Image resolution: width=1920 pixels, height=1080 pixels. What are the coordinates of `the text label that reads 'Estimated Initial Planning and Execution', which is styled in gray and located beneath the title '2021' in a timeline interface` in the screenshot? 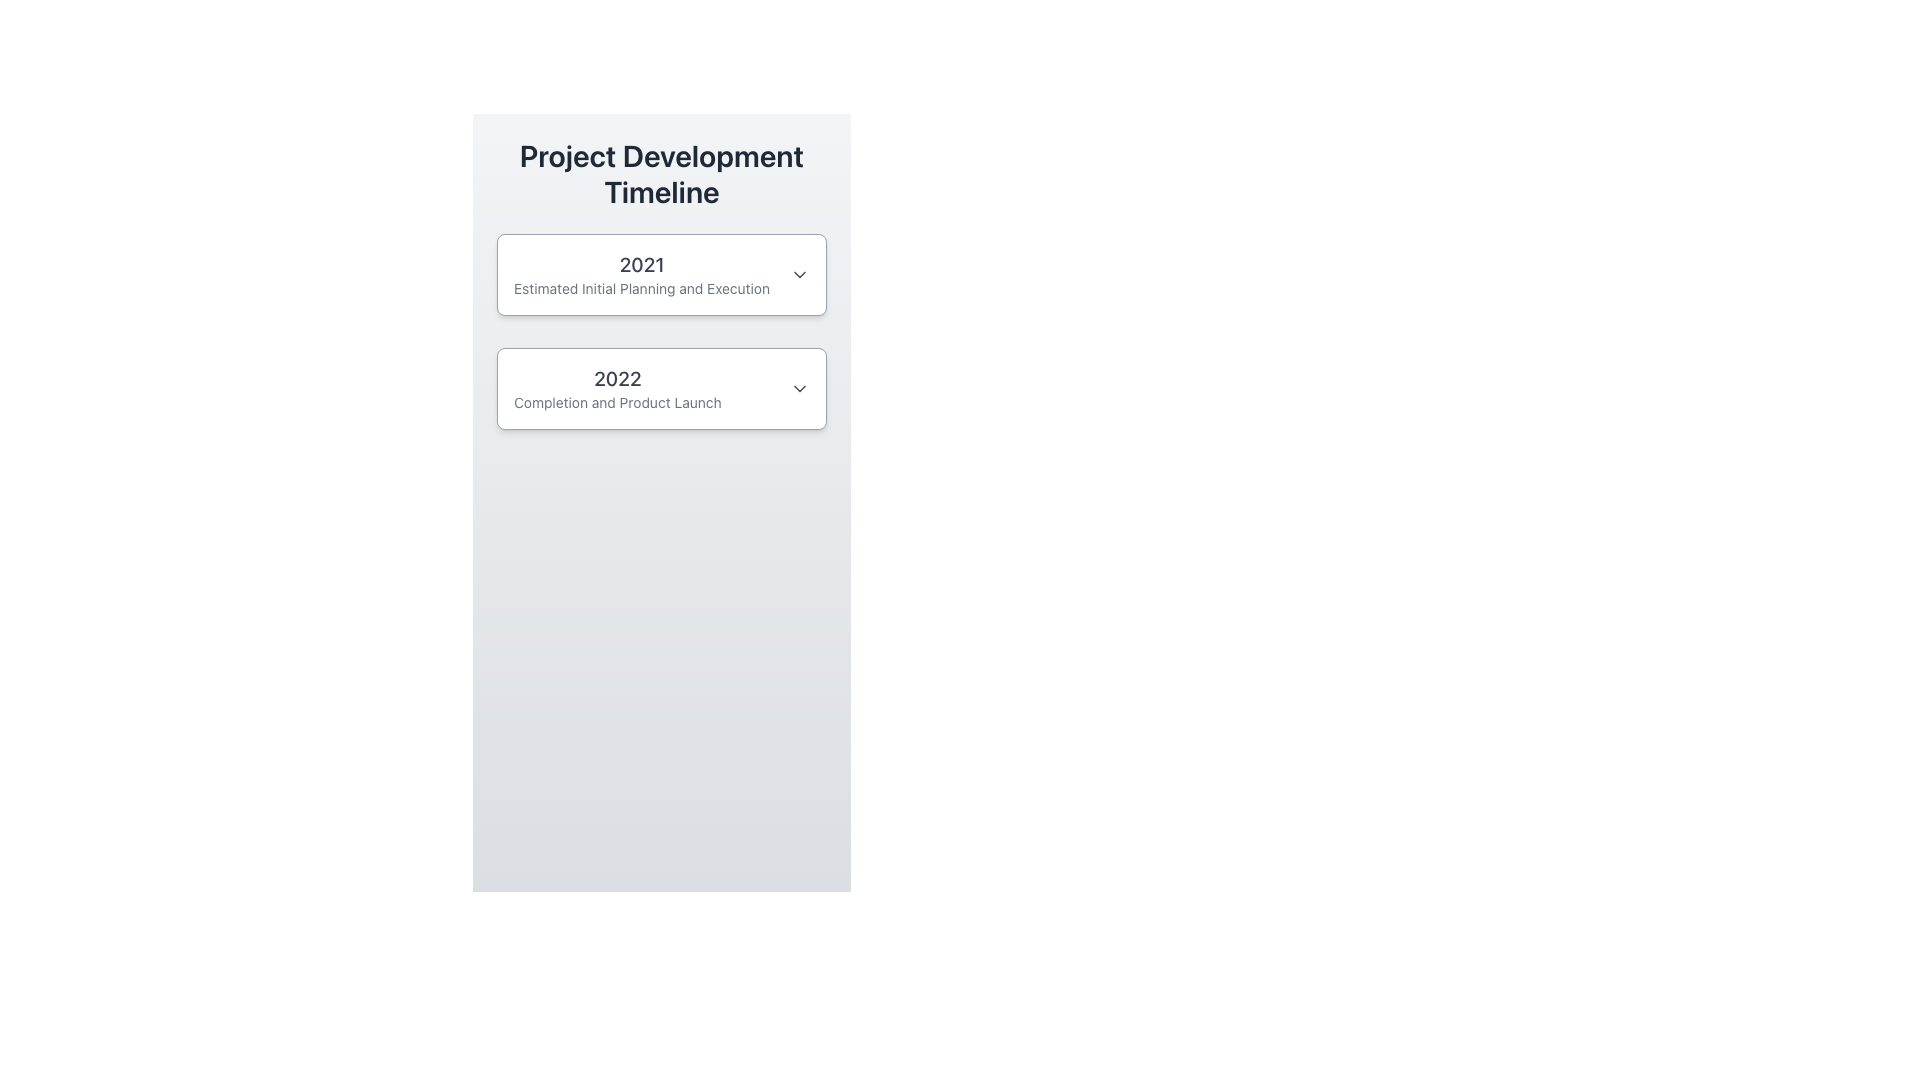 It's located at (642, 289).